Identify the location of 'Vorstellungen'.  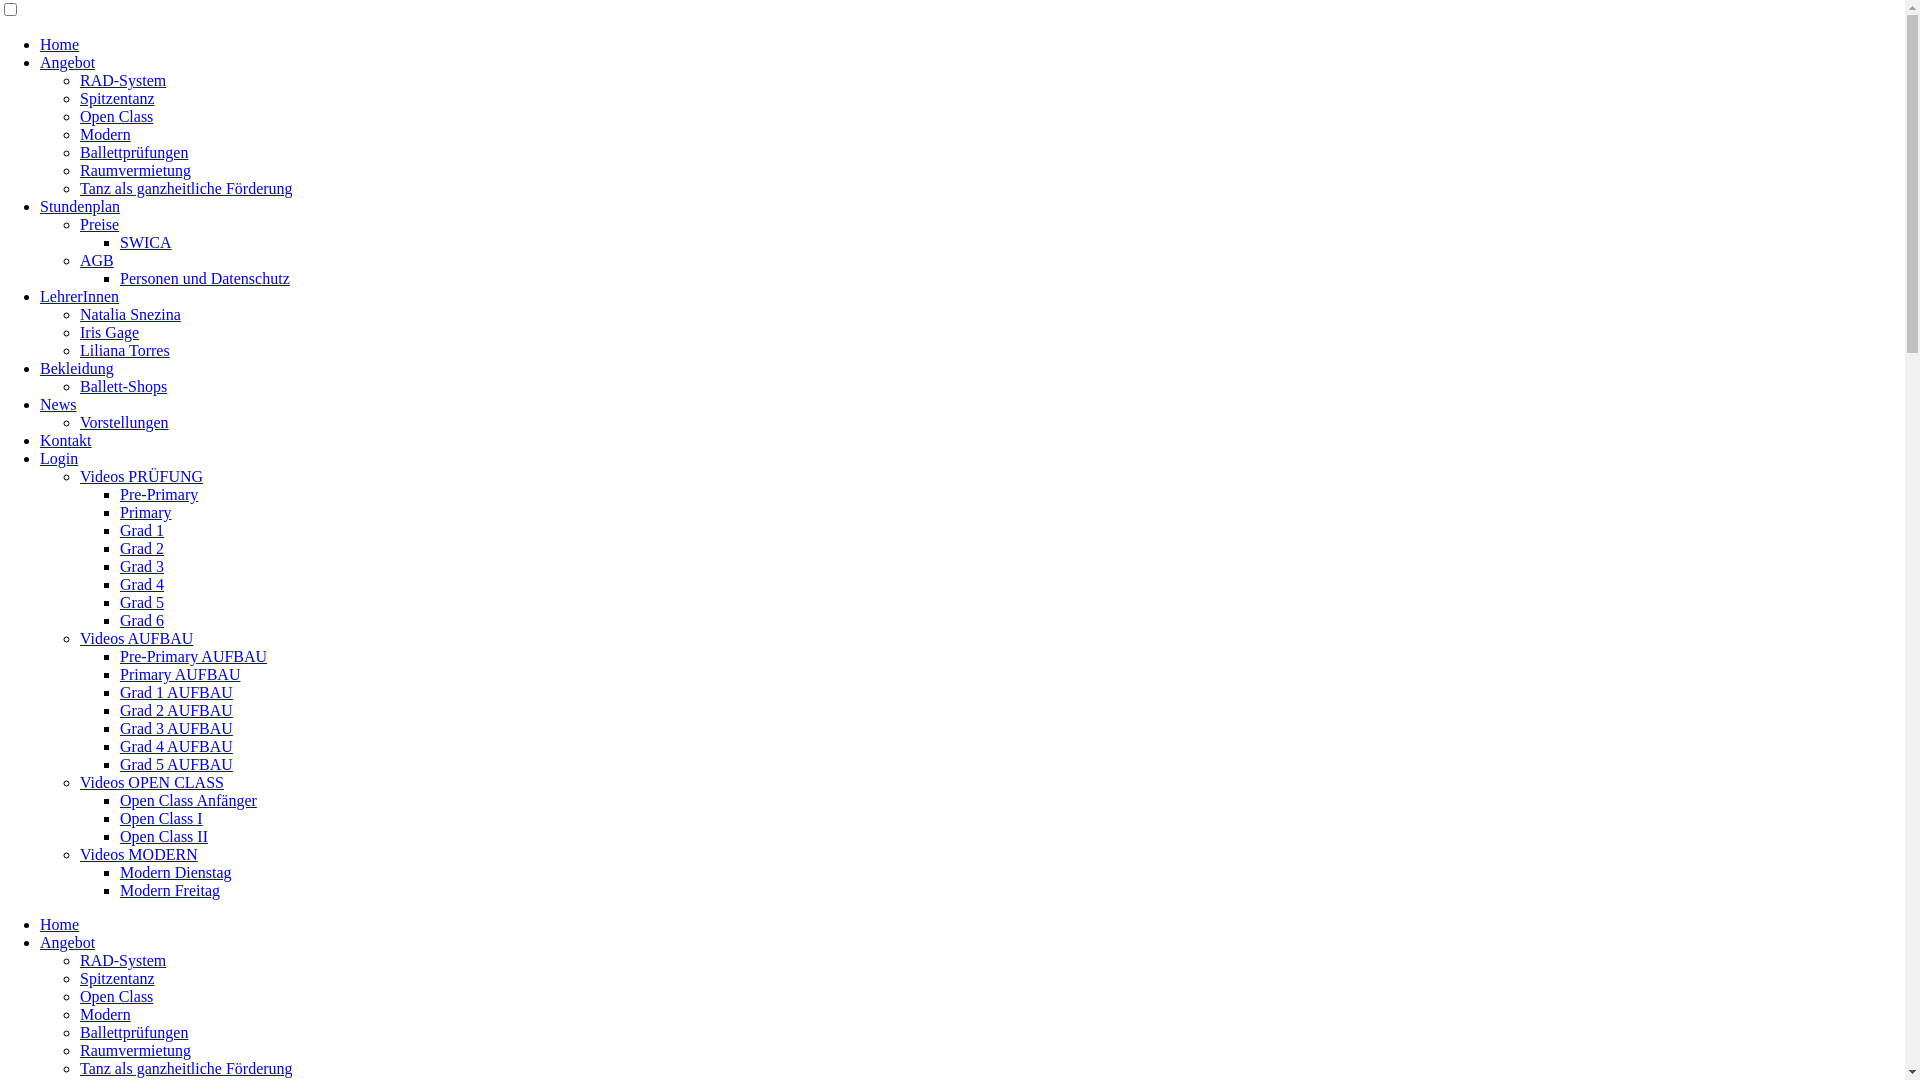
(80, 421).